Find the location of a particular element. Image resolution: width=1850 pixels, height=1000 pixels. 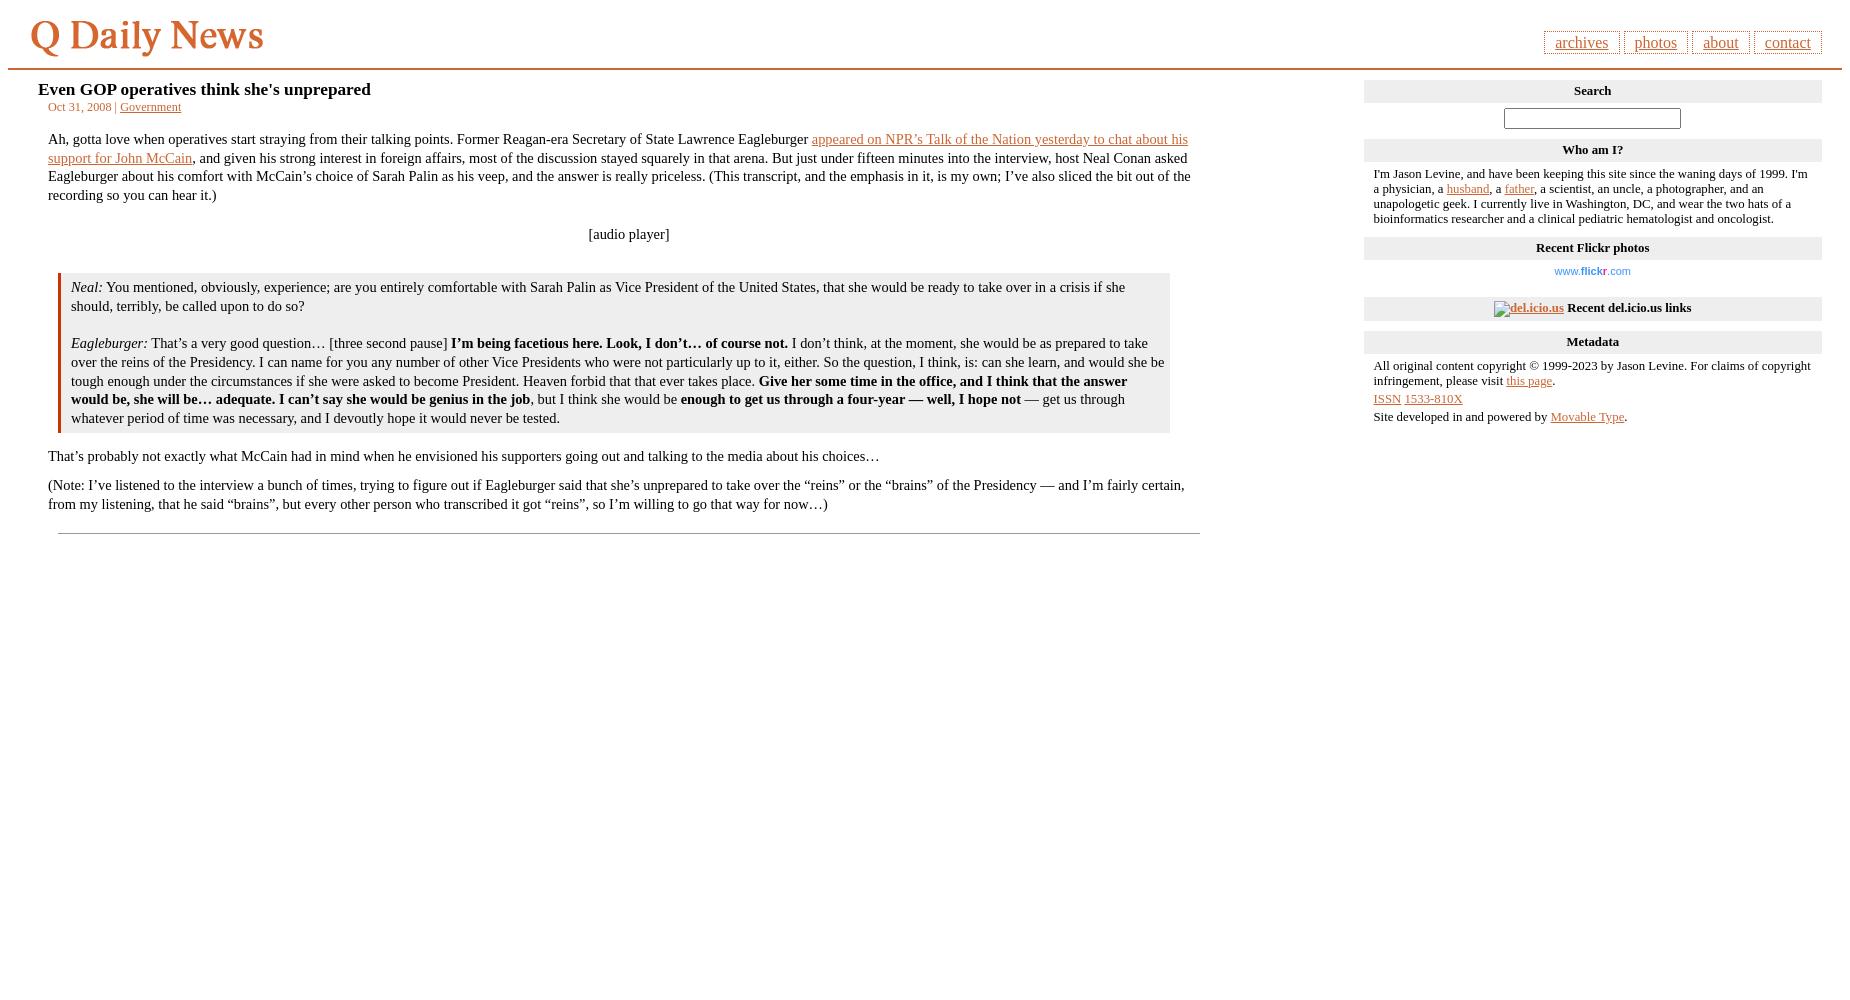

'photos' is located at coordinates (1633, 42).